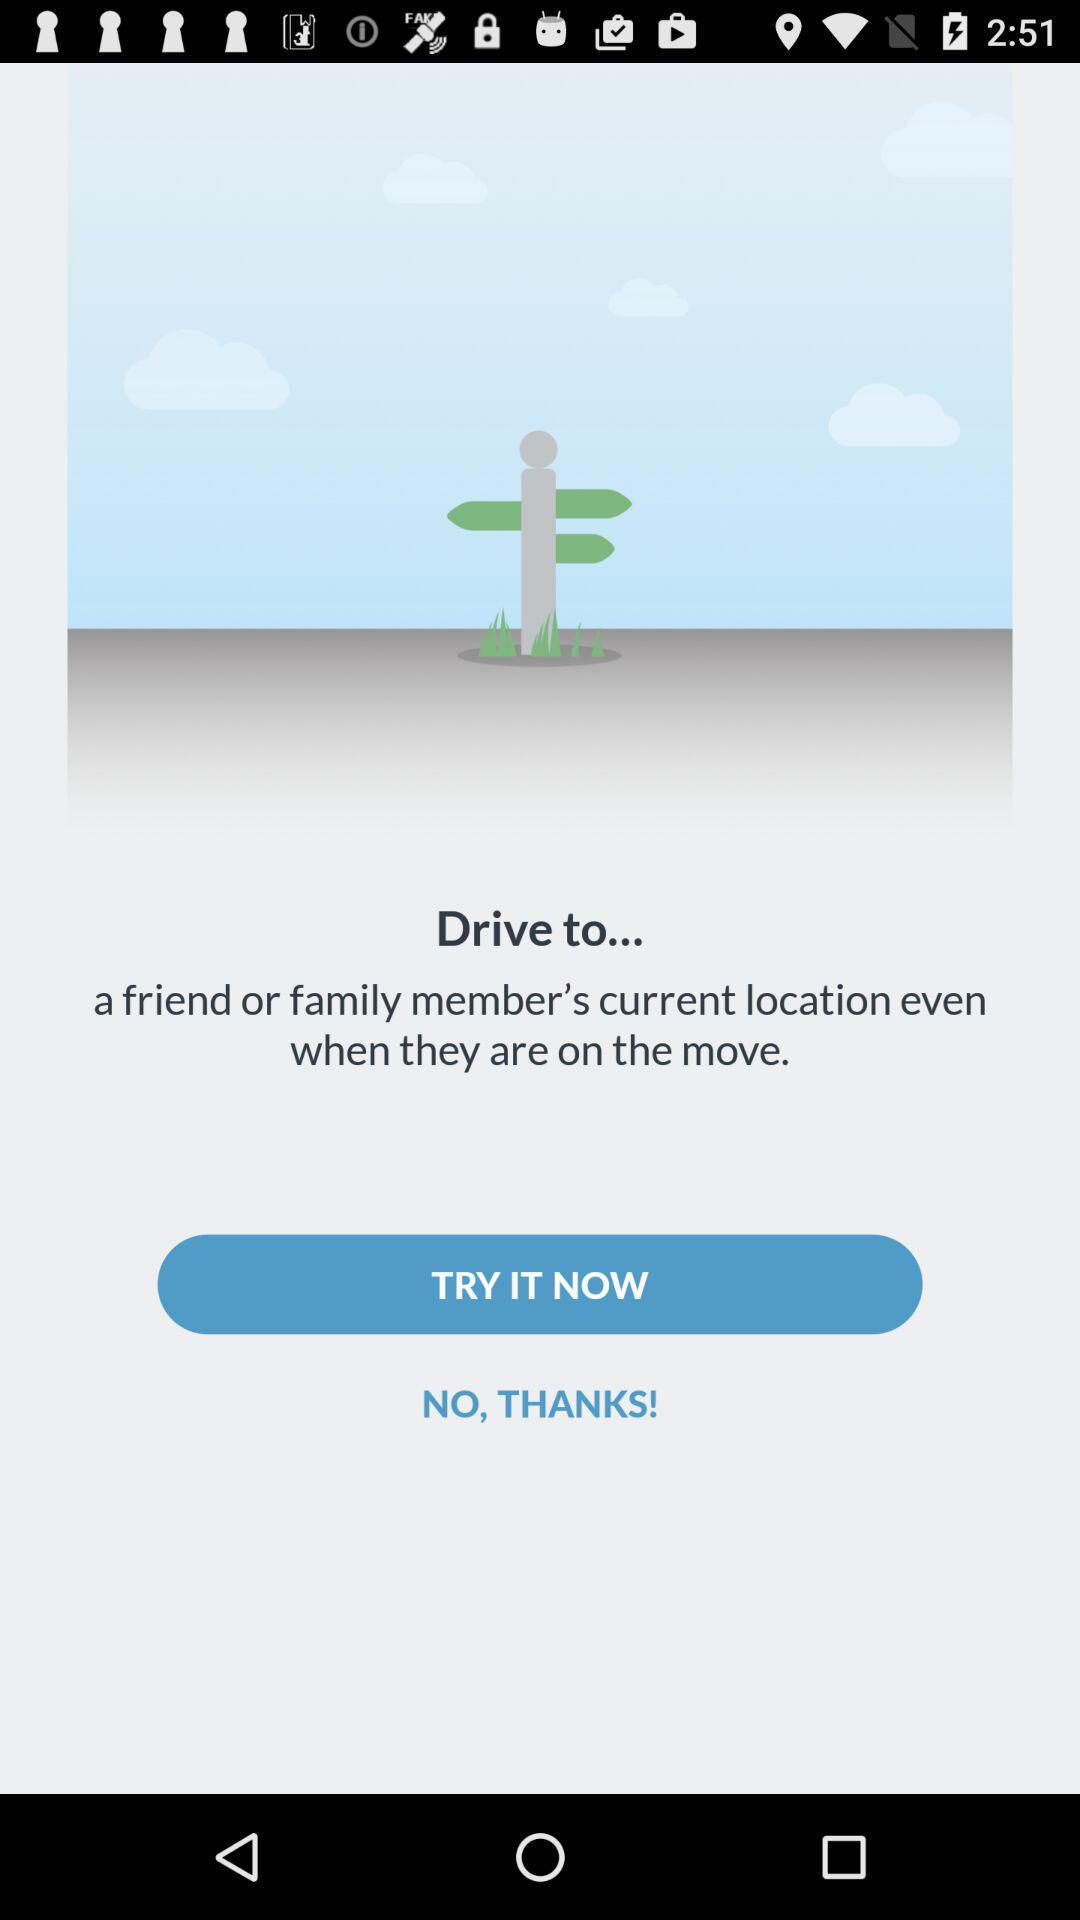 This screenshot has height=1920, width=1080. I want to click on icon below a friend or, so click(540, 1284).